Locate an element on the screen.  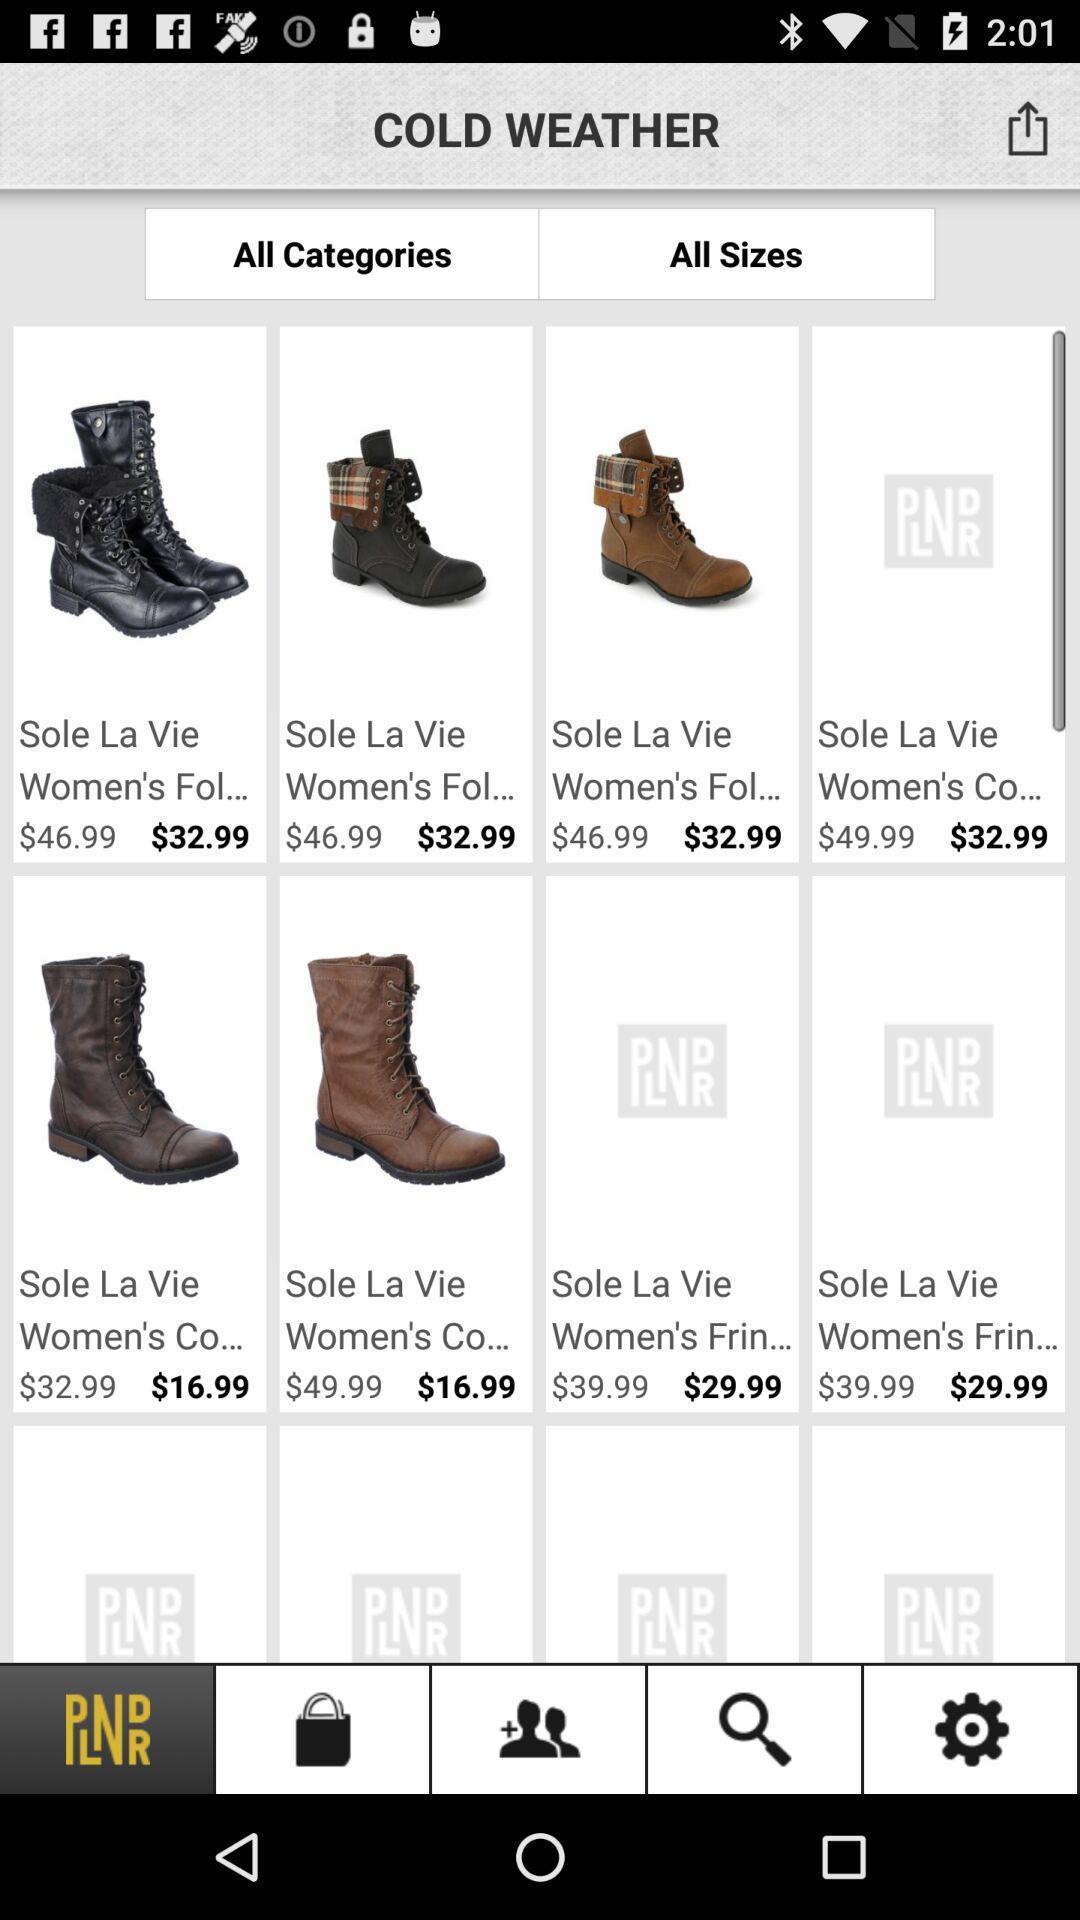
item next to the all sizes icon is located at coordinates (341, 252).